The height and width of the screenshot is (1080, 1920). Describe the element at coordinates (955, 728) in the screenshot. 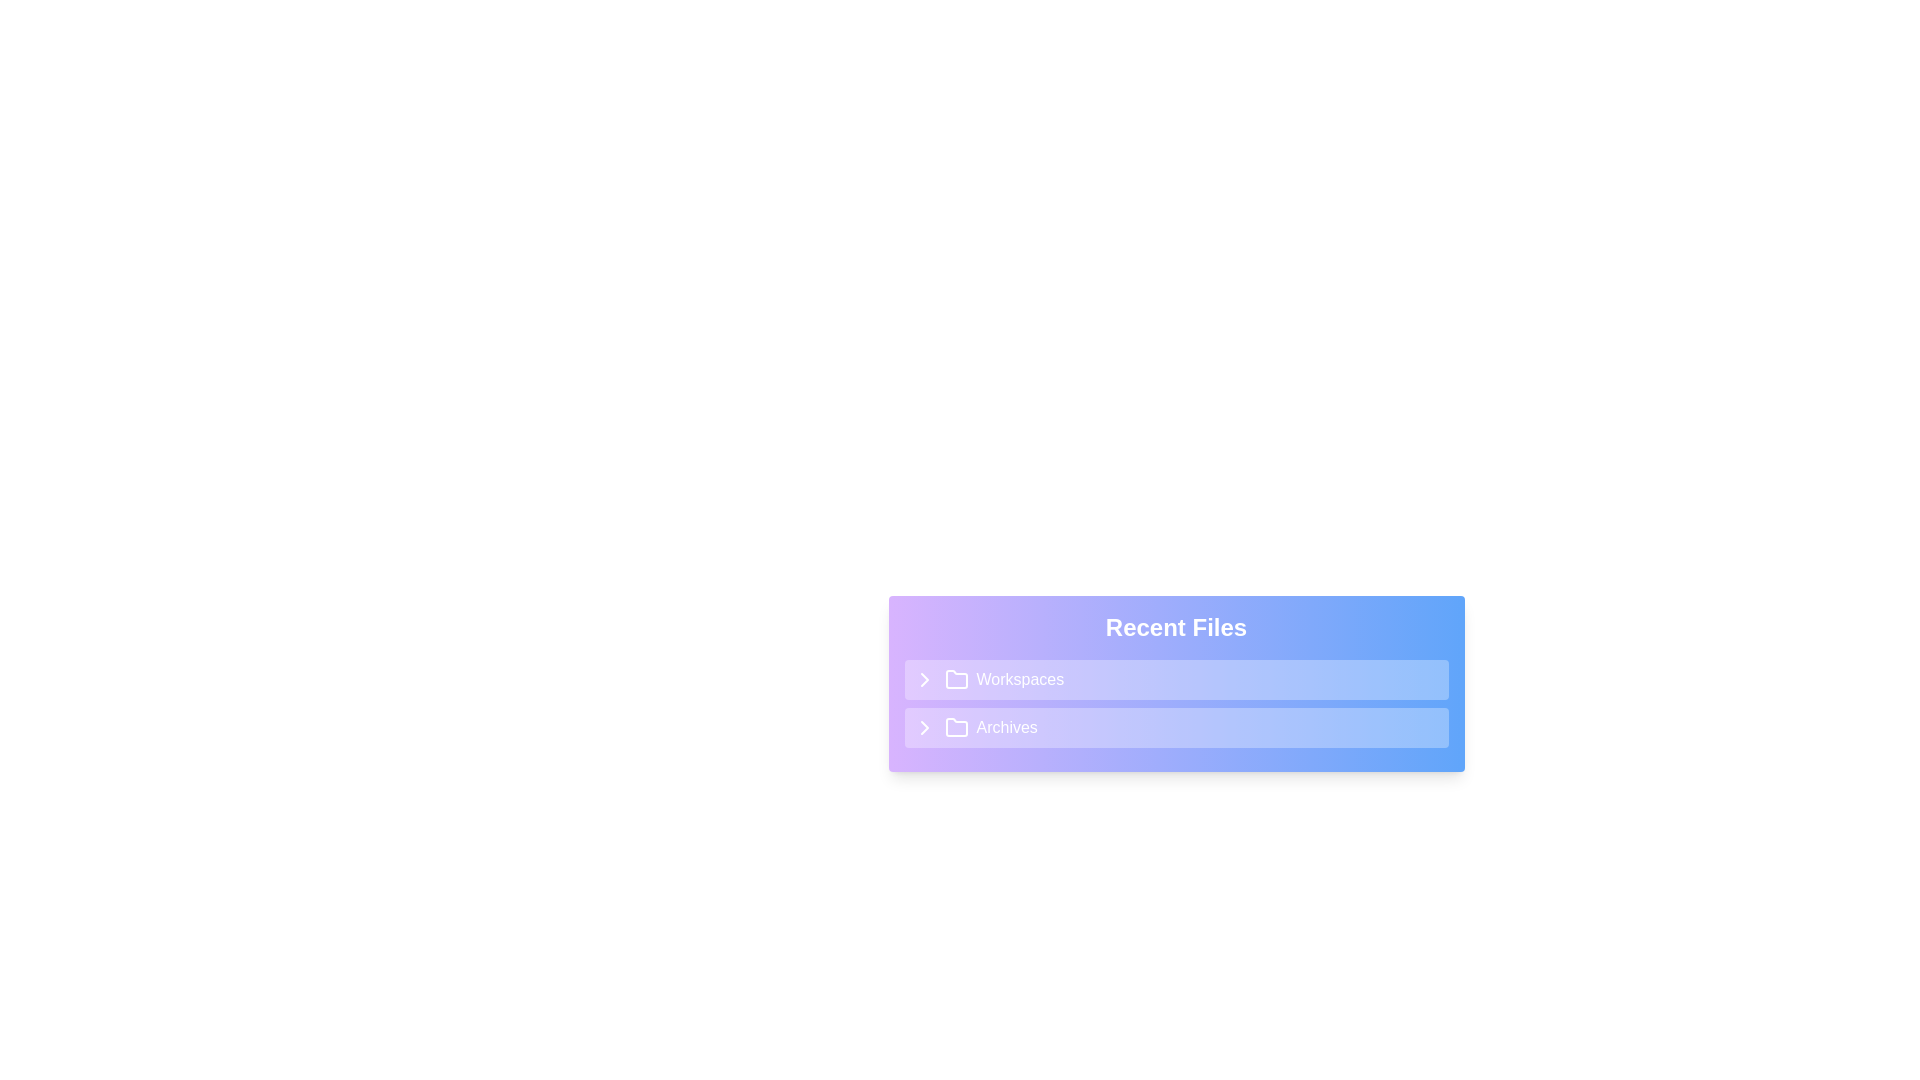

I see `the folder icon for Archives` at that location.